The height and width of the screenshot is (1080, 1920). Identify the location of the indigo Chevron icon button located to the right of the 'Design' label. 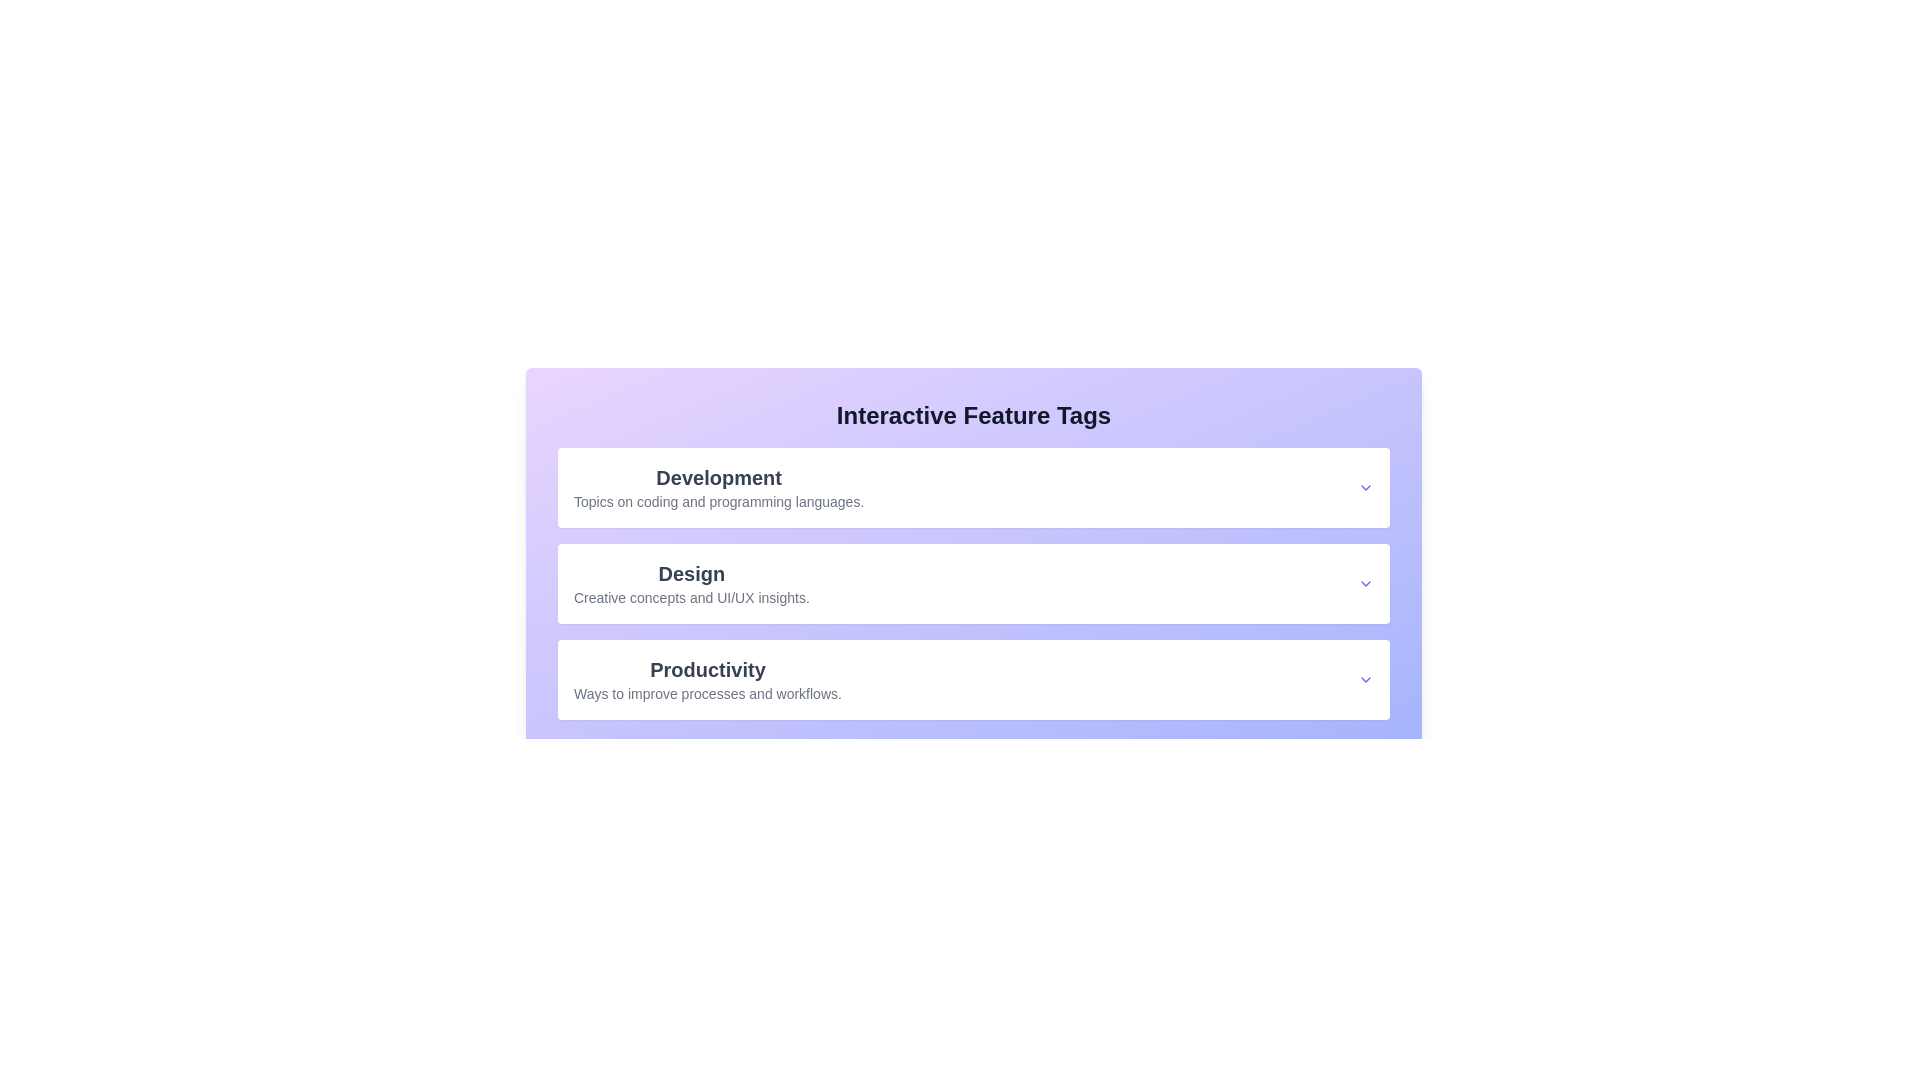
(1365, 583).